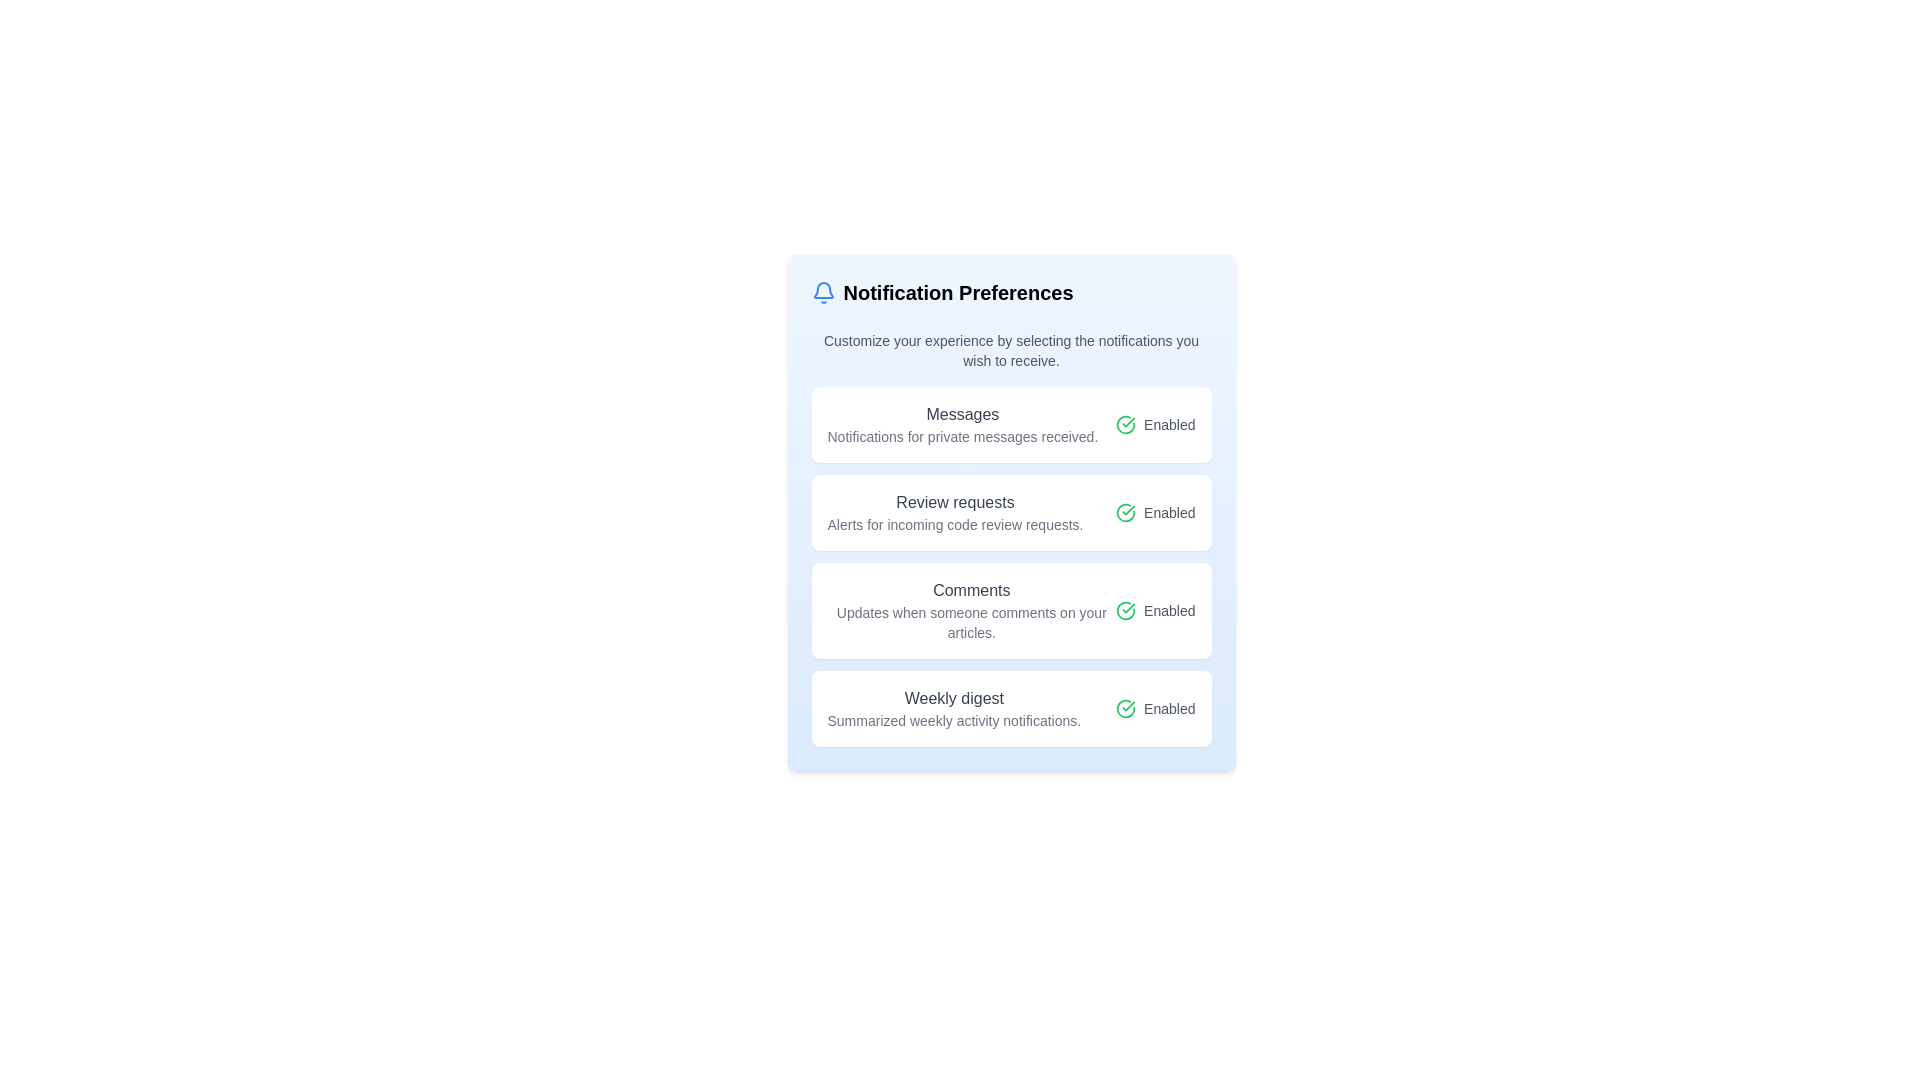  What do you see at coordinates (1169, 708) in the screenshot?
I see `the status indicator text label that shows the enabled state for the associated notification option, which is positioned to the right of a green check circle icon under the 'Weekly digest' preference` at bounding box center [1169, 708].